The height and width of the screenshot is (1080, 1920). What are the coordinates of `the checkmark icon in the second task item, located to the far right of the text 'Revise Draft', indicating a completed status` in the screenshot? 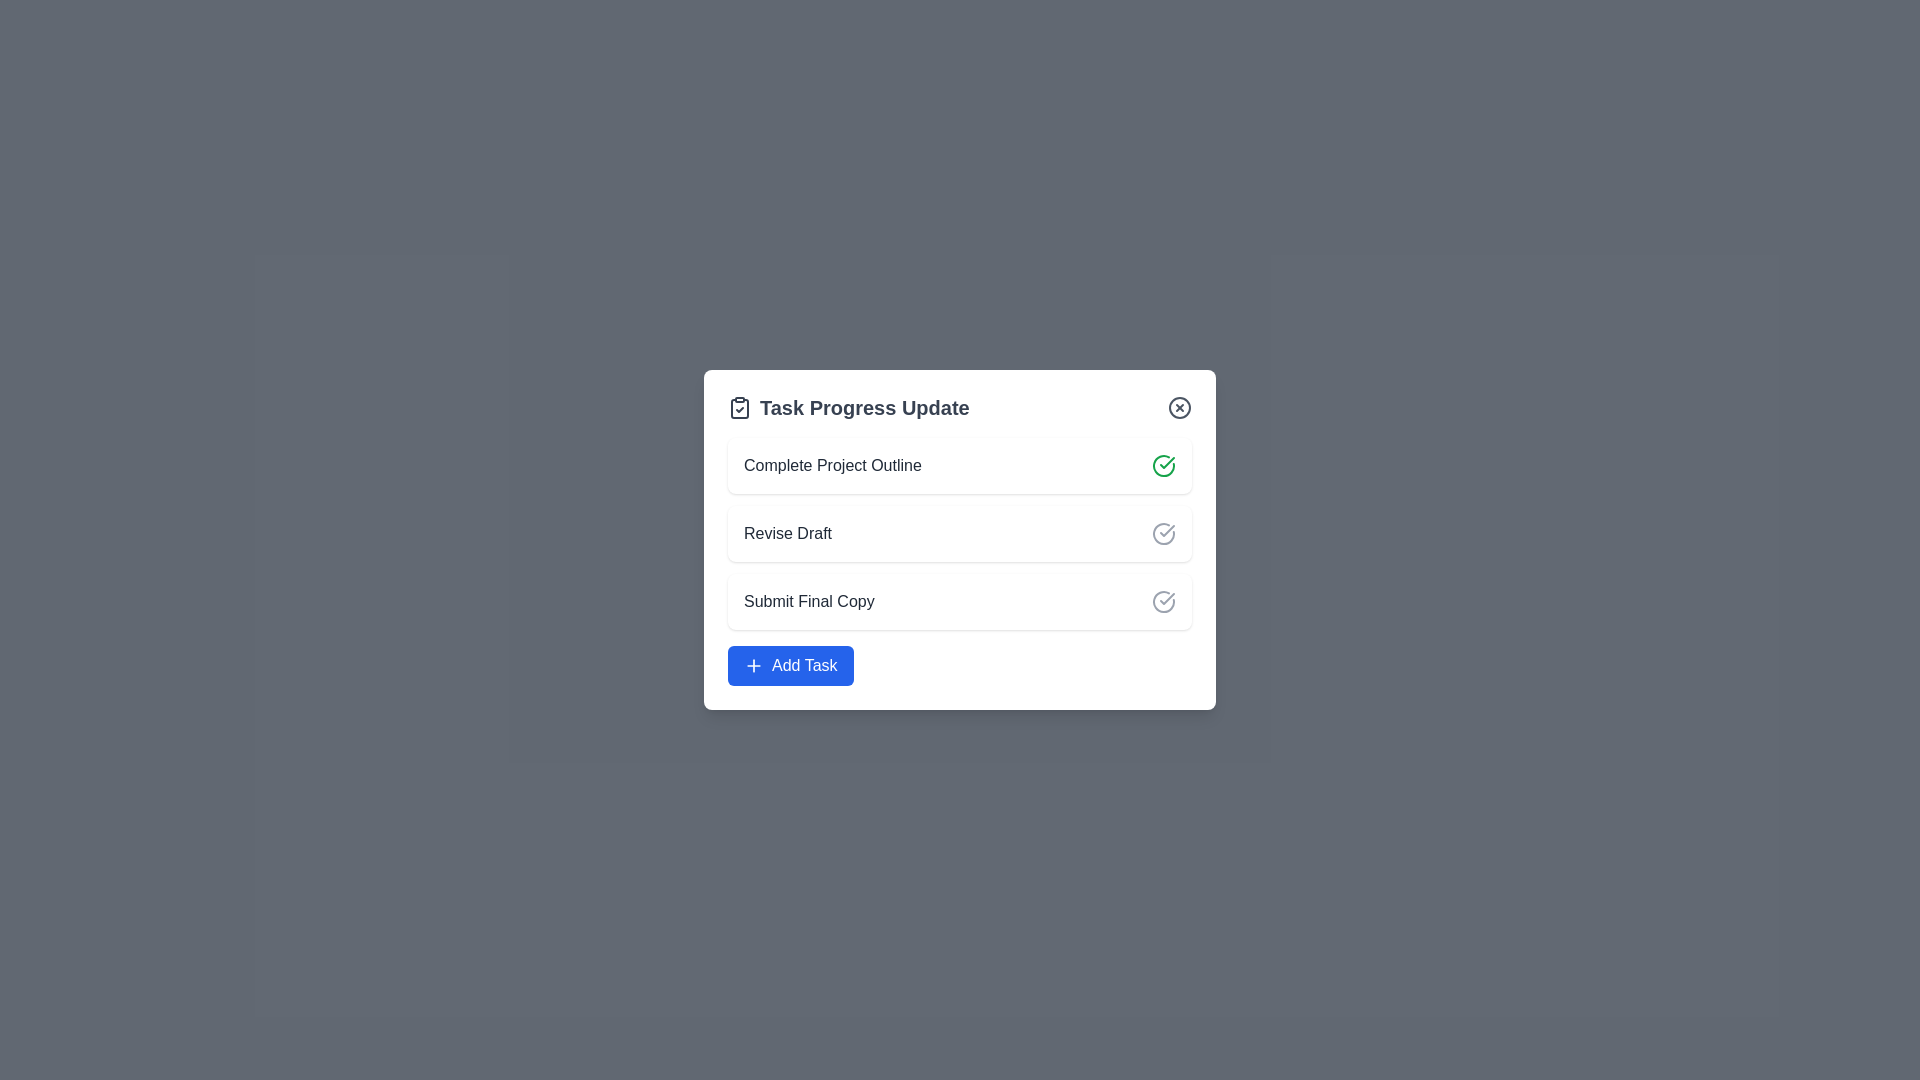 It's located at (1167, 530).